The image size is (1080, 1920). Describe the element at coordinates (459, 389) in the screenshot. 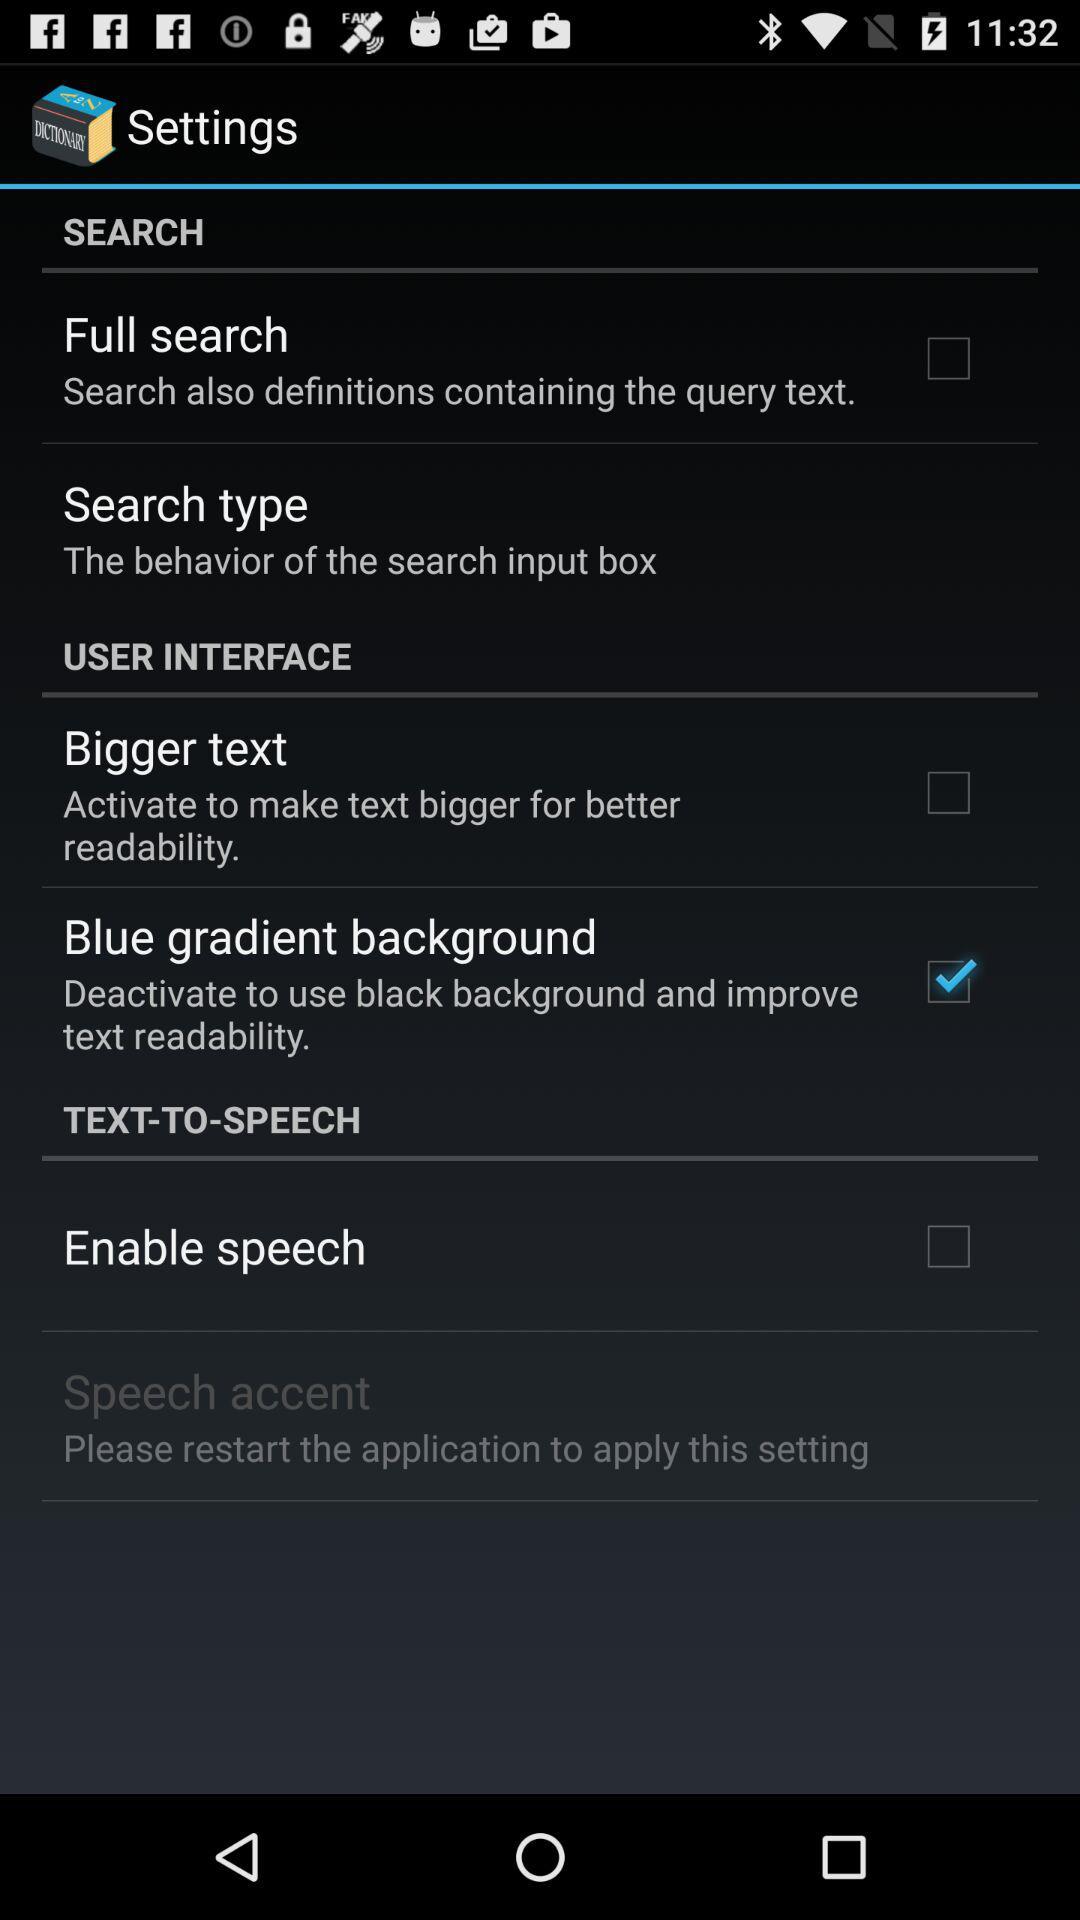

I see `the item below the full search icon` at that location.